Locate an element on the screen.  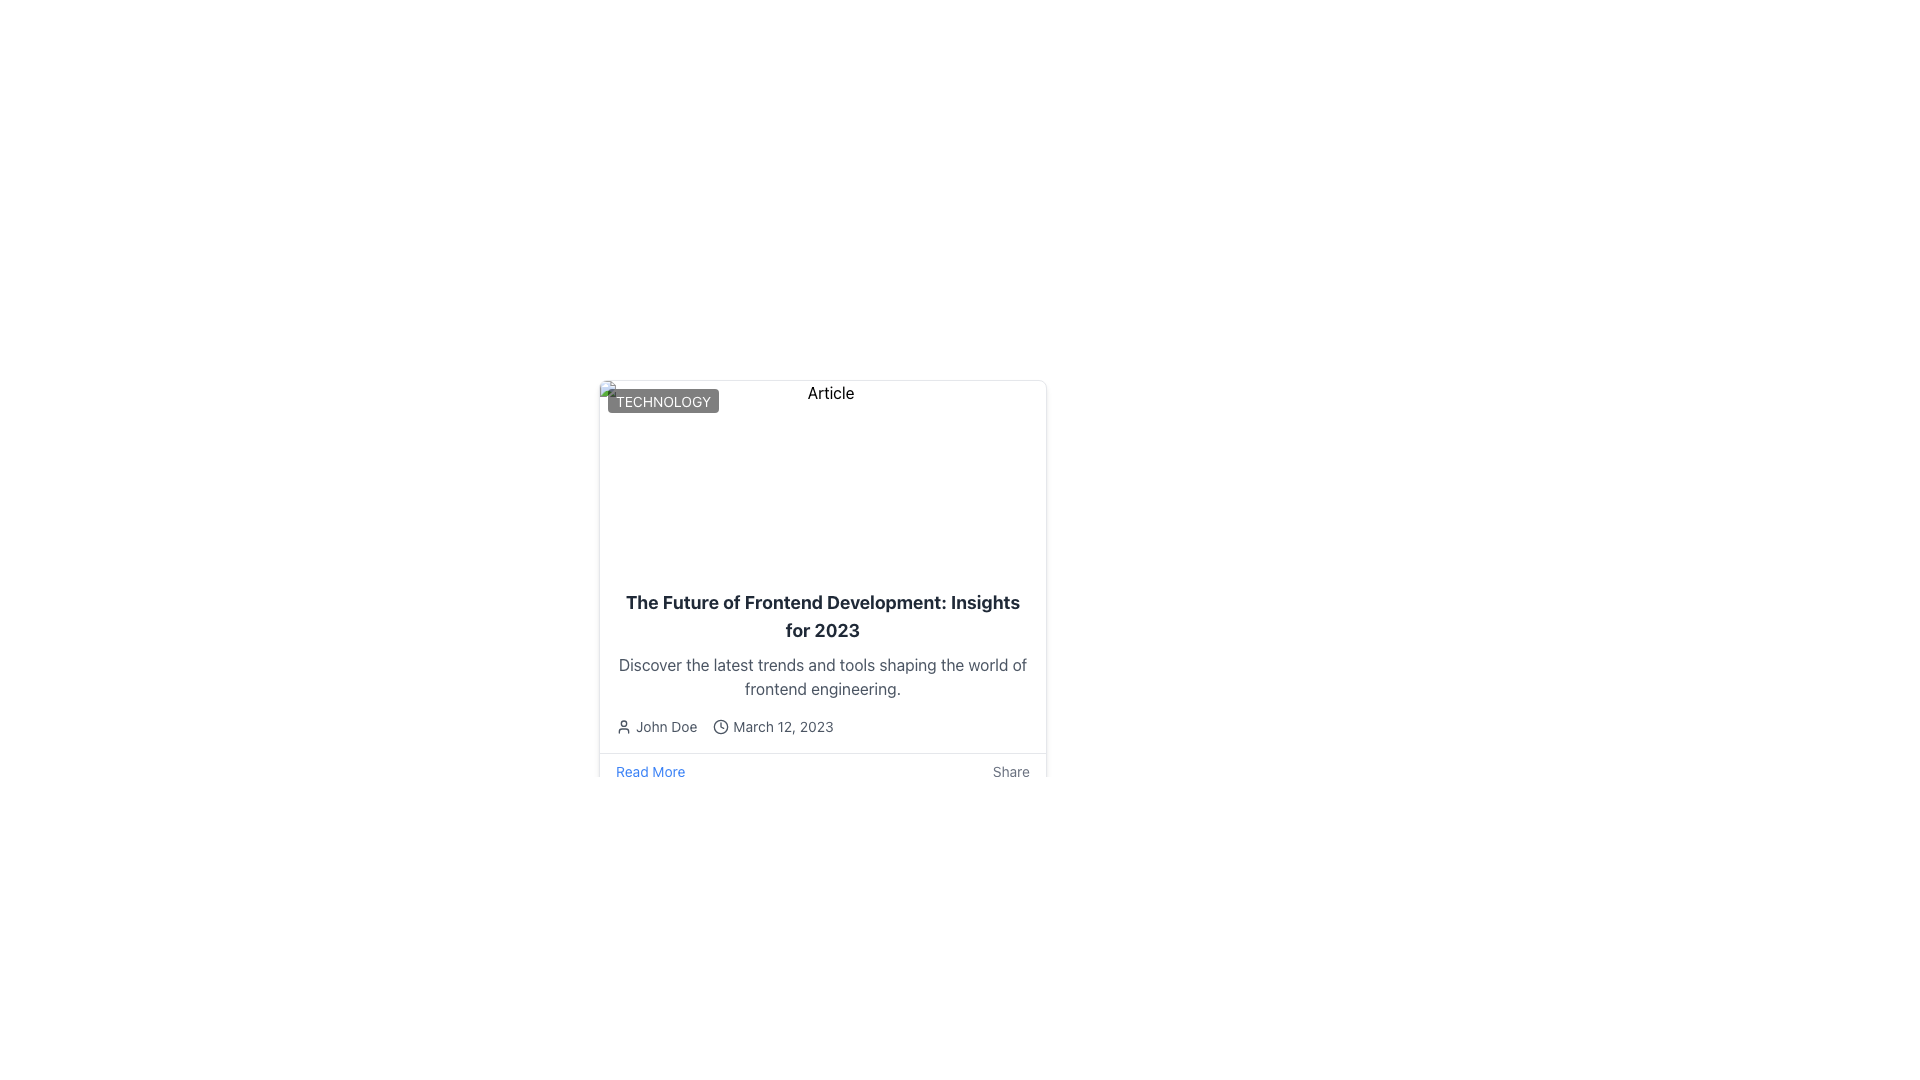
the text element styled in gray that reads: 'Discover the latest trends and tools shaping the world of frontend engineering.', which is located below the title and above the metadata information is located at coordinates (822, 676).